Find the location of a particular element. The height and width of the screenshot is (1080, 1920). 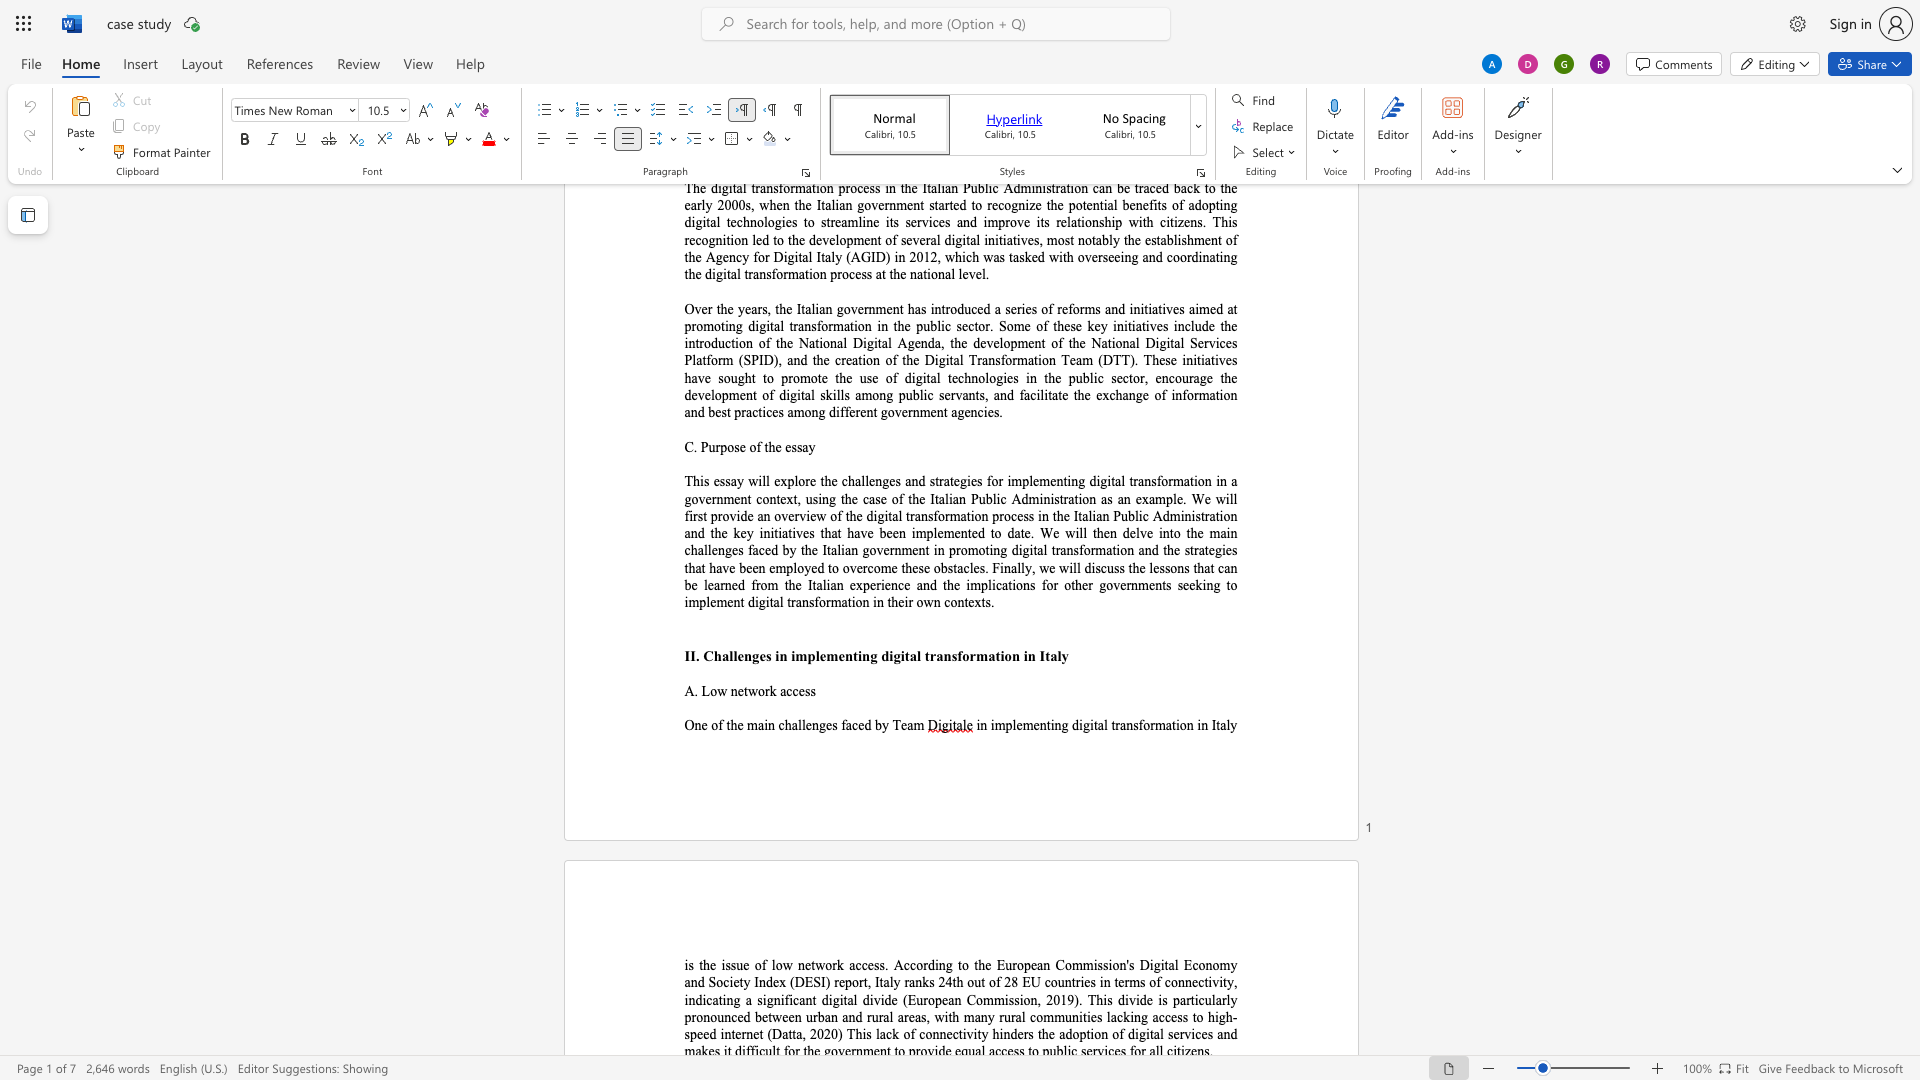

the space between the continuous character "n" and "o" in the text is located at coordinates (1211, 964).